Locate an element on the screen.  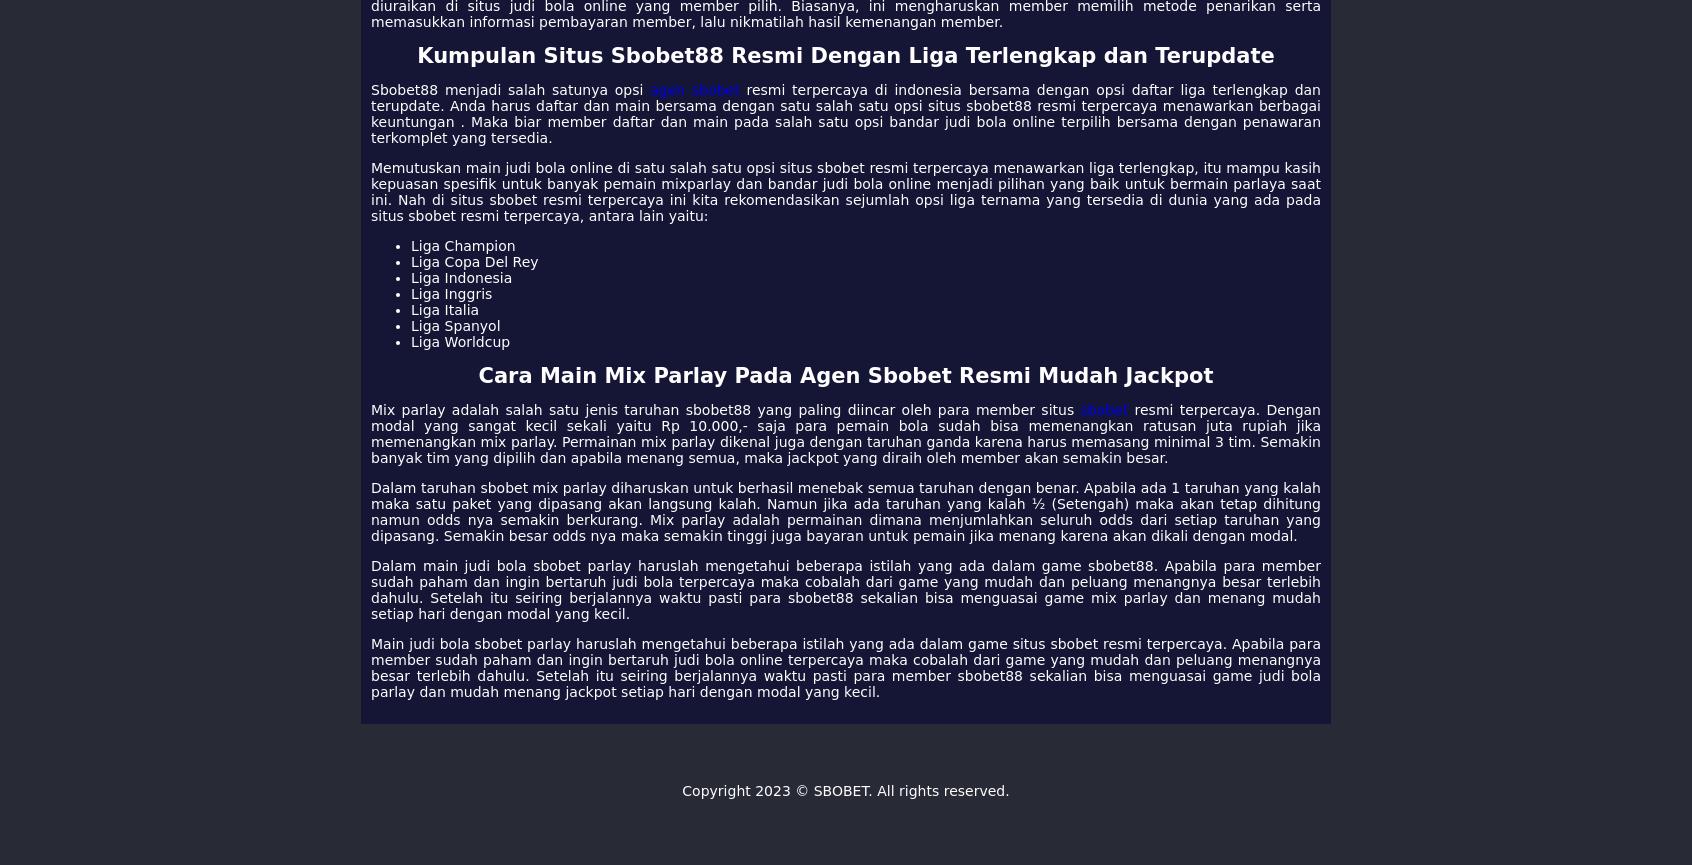
'Memutuskan main judi bola online di satu salah satu opsi situs sbobet resmi terpercaya menawarkan liga terlengkap, itu mampu kasih kepuasan spesifik untuk banyak pemain mixparlay dan bandar judi bola online menjadi pilihan yang baik untuk bermain parlaya saat ini. Nah di situs sbobet resmi terpercaya ini kita rekomendasikan sejumlah opsi liga ternama yang tersedia di dunia yang ada pada situs sbobet resmi terpercaya, antara lain yaitu:' is located at coordinates (846, 191).